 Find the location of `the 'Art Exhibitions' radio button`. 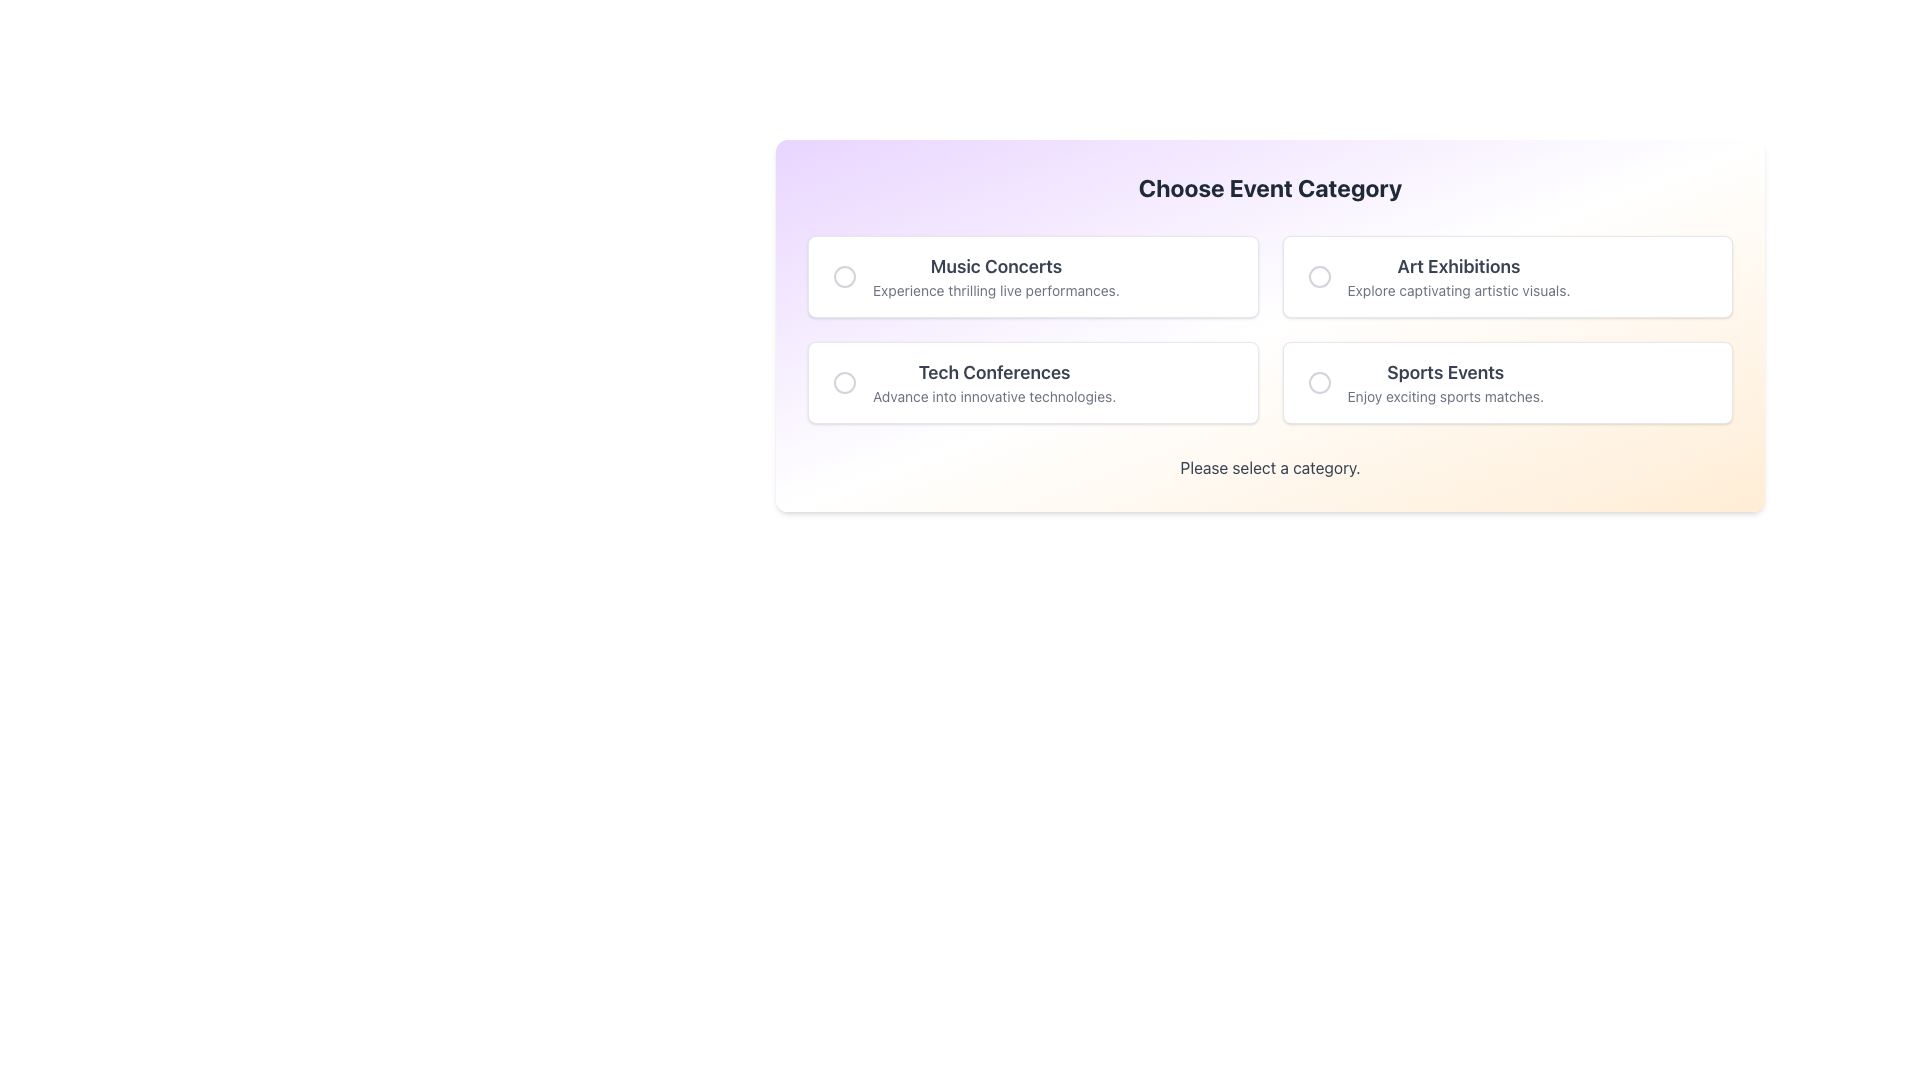

the 'Art Exhibitions' radio button is located at coordinates (1507, 277).